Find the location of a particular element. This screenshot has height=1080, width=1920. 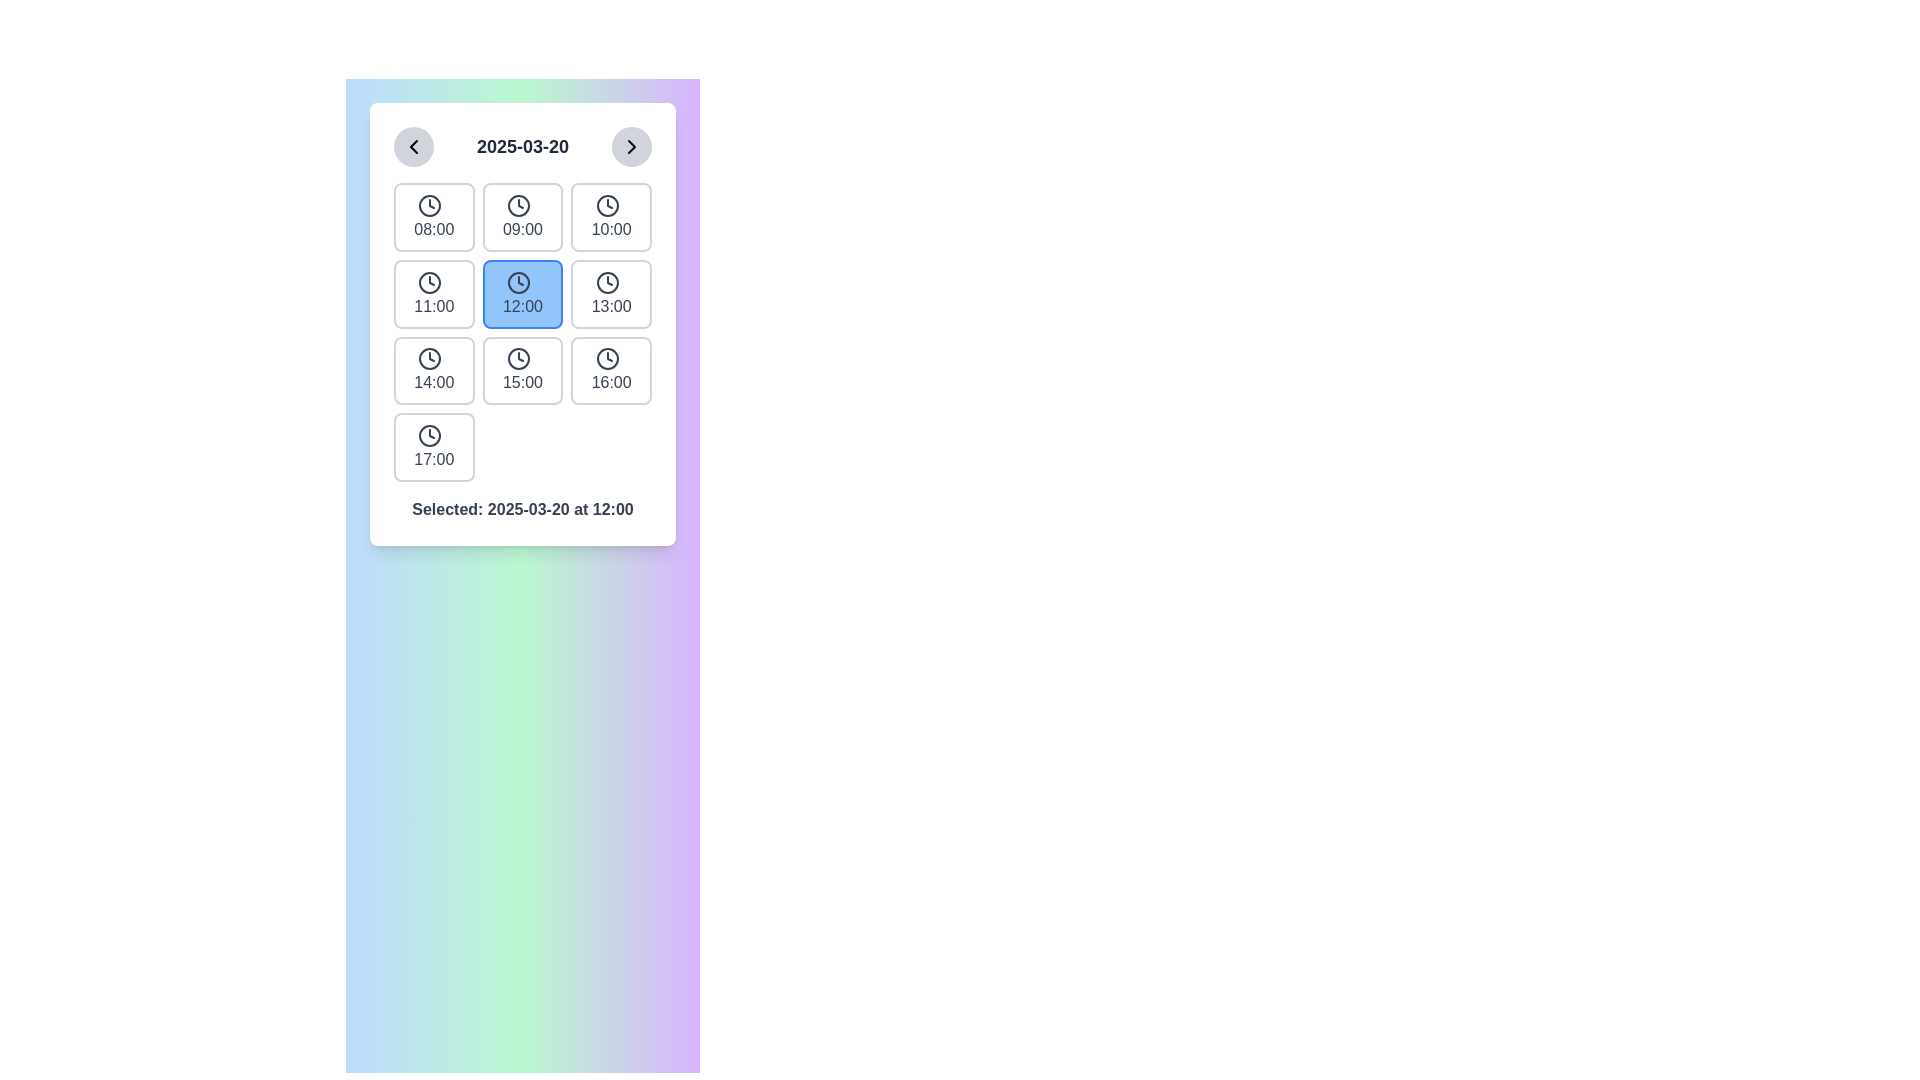

the square button with a light gray background and a dark blue outlined clock icon labeled '14:00', located in the fourth row and first column of the grid is located at coordinates (433, 370).